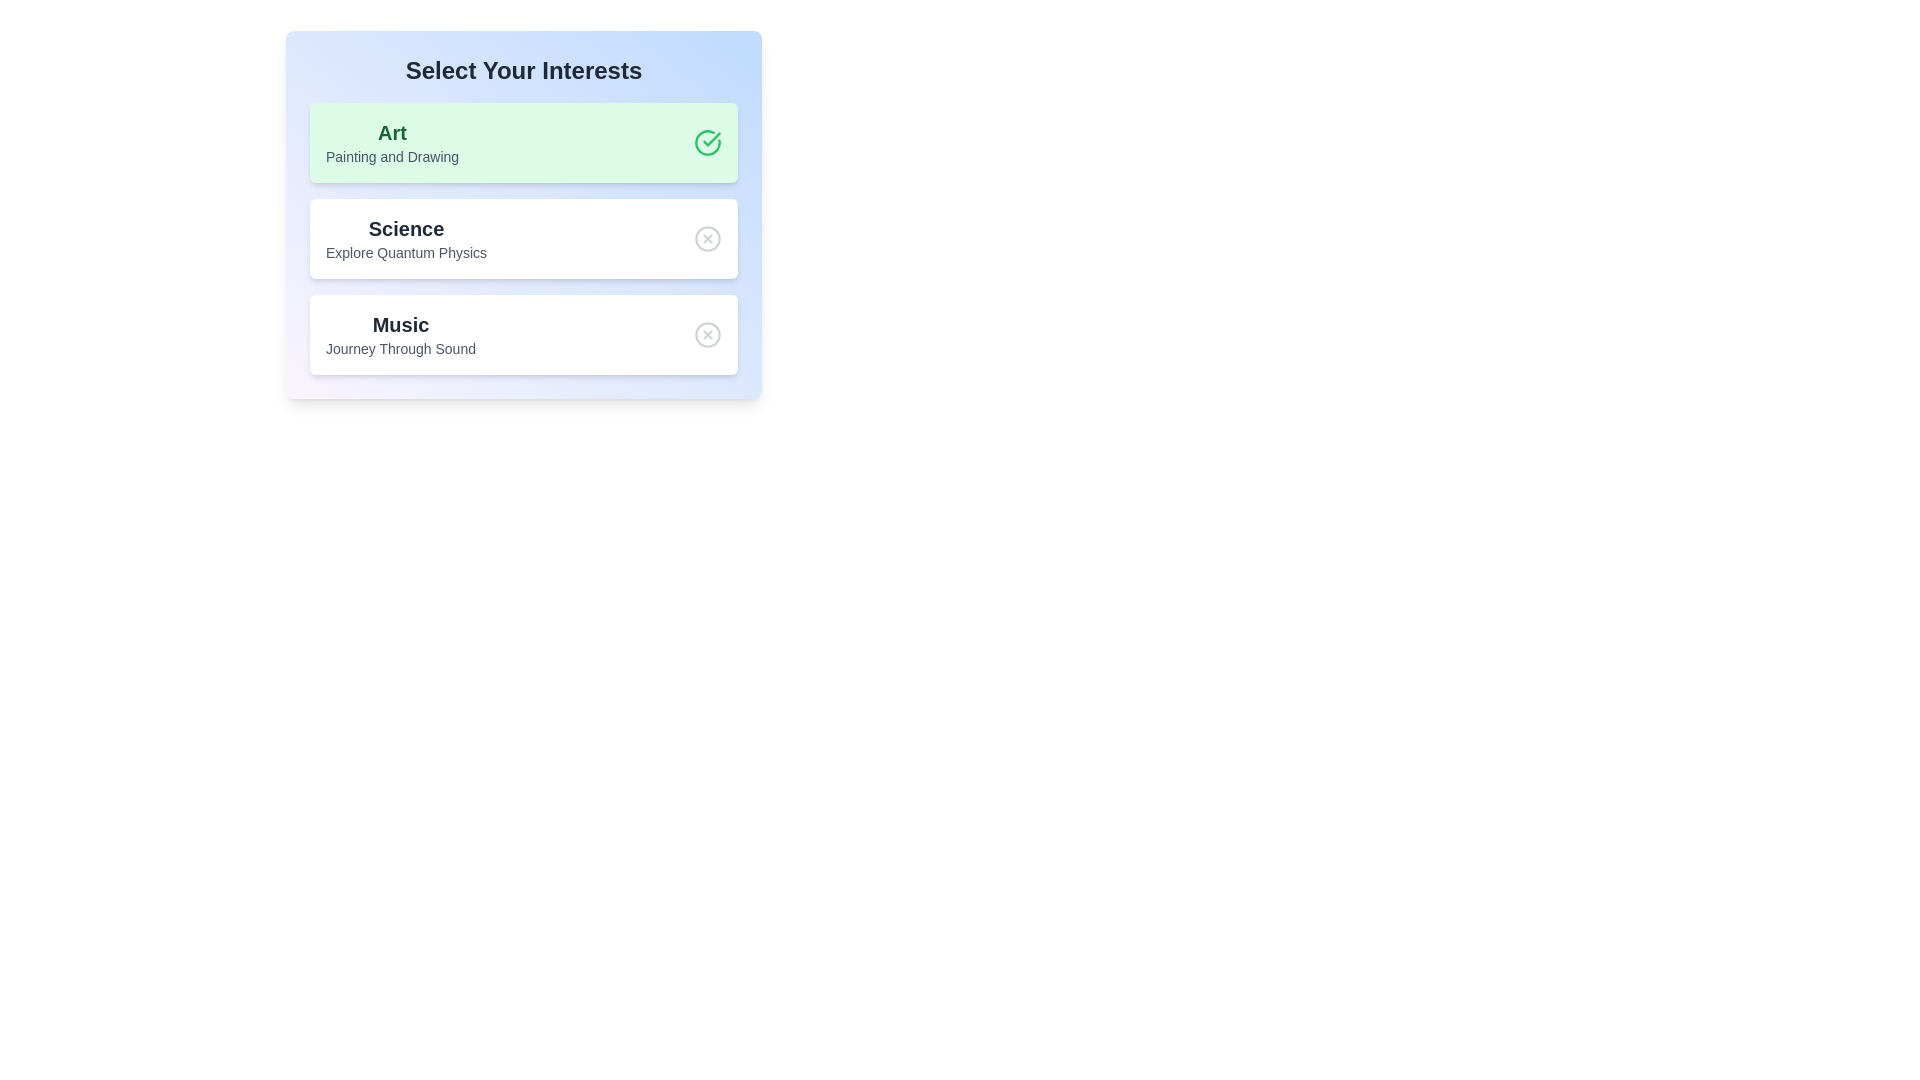 The image size is (1920, 1080). Describe the element at coordinates (523, 334) in the screenshot. I see `the chip labeled Music to observe the hover effect` at that location.